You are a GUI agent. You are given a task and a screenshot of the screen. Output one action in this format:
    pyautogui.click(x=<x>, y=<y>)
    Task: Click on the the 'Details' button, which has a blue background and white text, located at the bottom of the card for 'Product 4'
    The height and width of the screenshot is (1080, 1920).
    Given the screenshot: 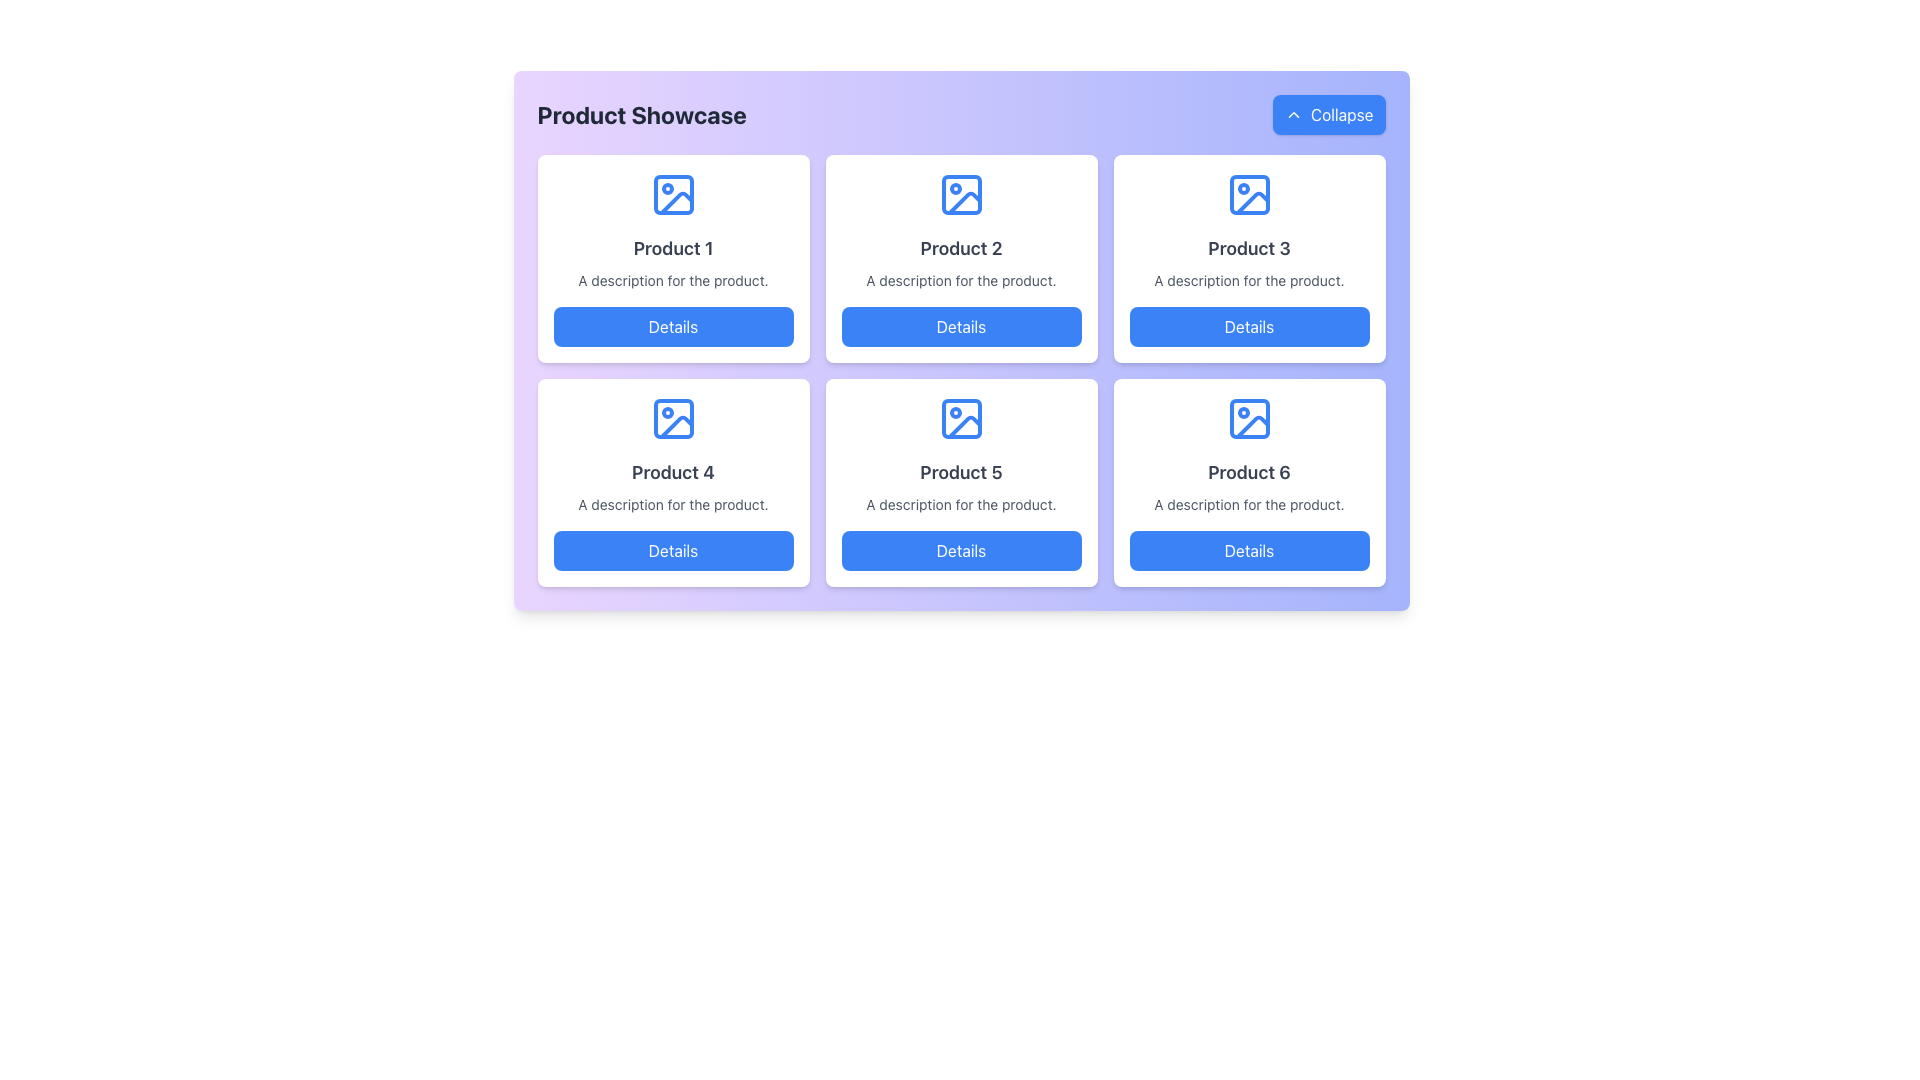 What is the action you would take?
    pyautogui.click(x=673, y=551)
    